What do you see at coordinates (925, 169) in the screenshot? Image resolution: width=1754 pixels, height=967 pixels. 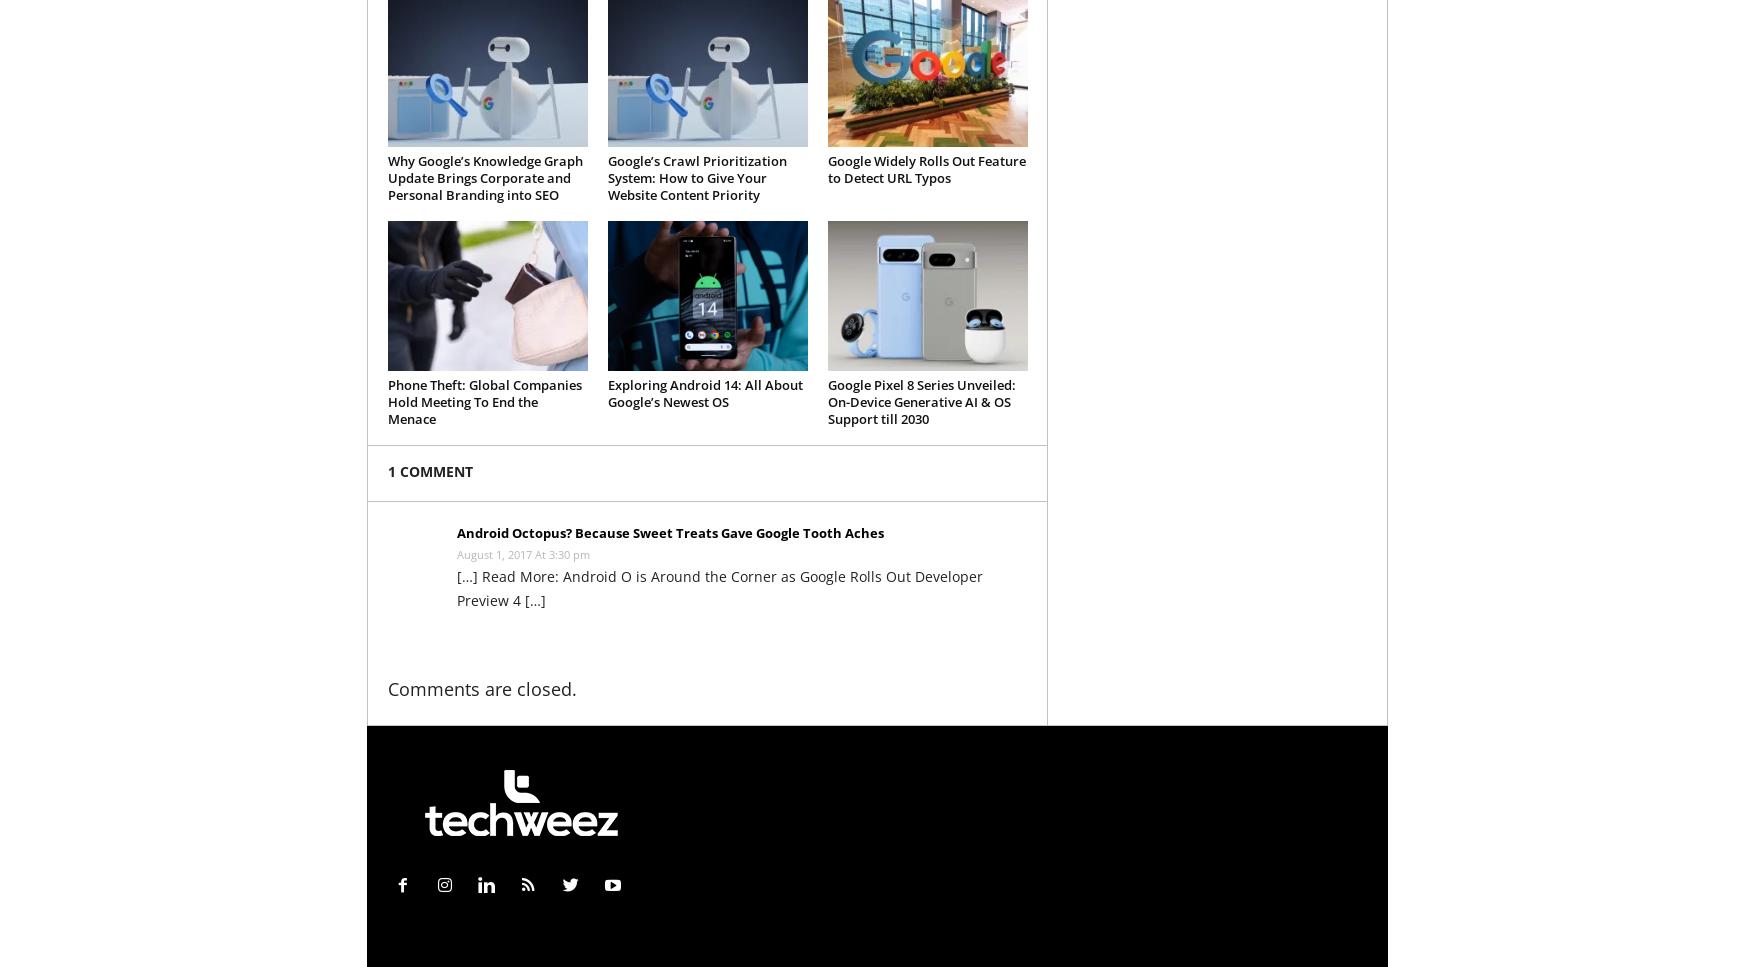 I see `'Google Widely Rolls Out Feature to Detect URL Typos'` at bounding box center [925, 169].